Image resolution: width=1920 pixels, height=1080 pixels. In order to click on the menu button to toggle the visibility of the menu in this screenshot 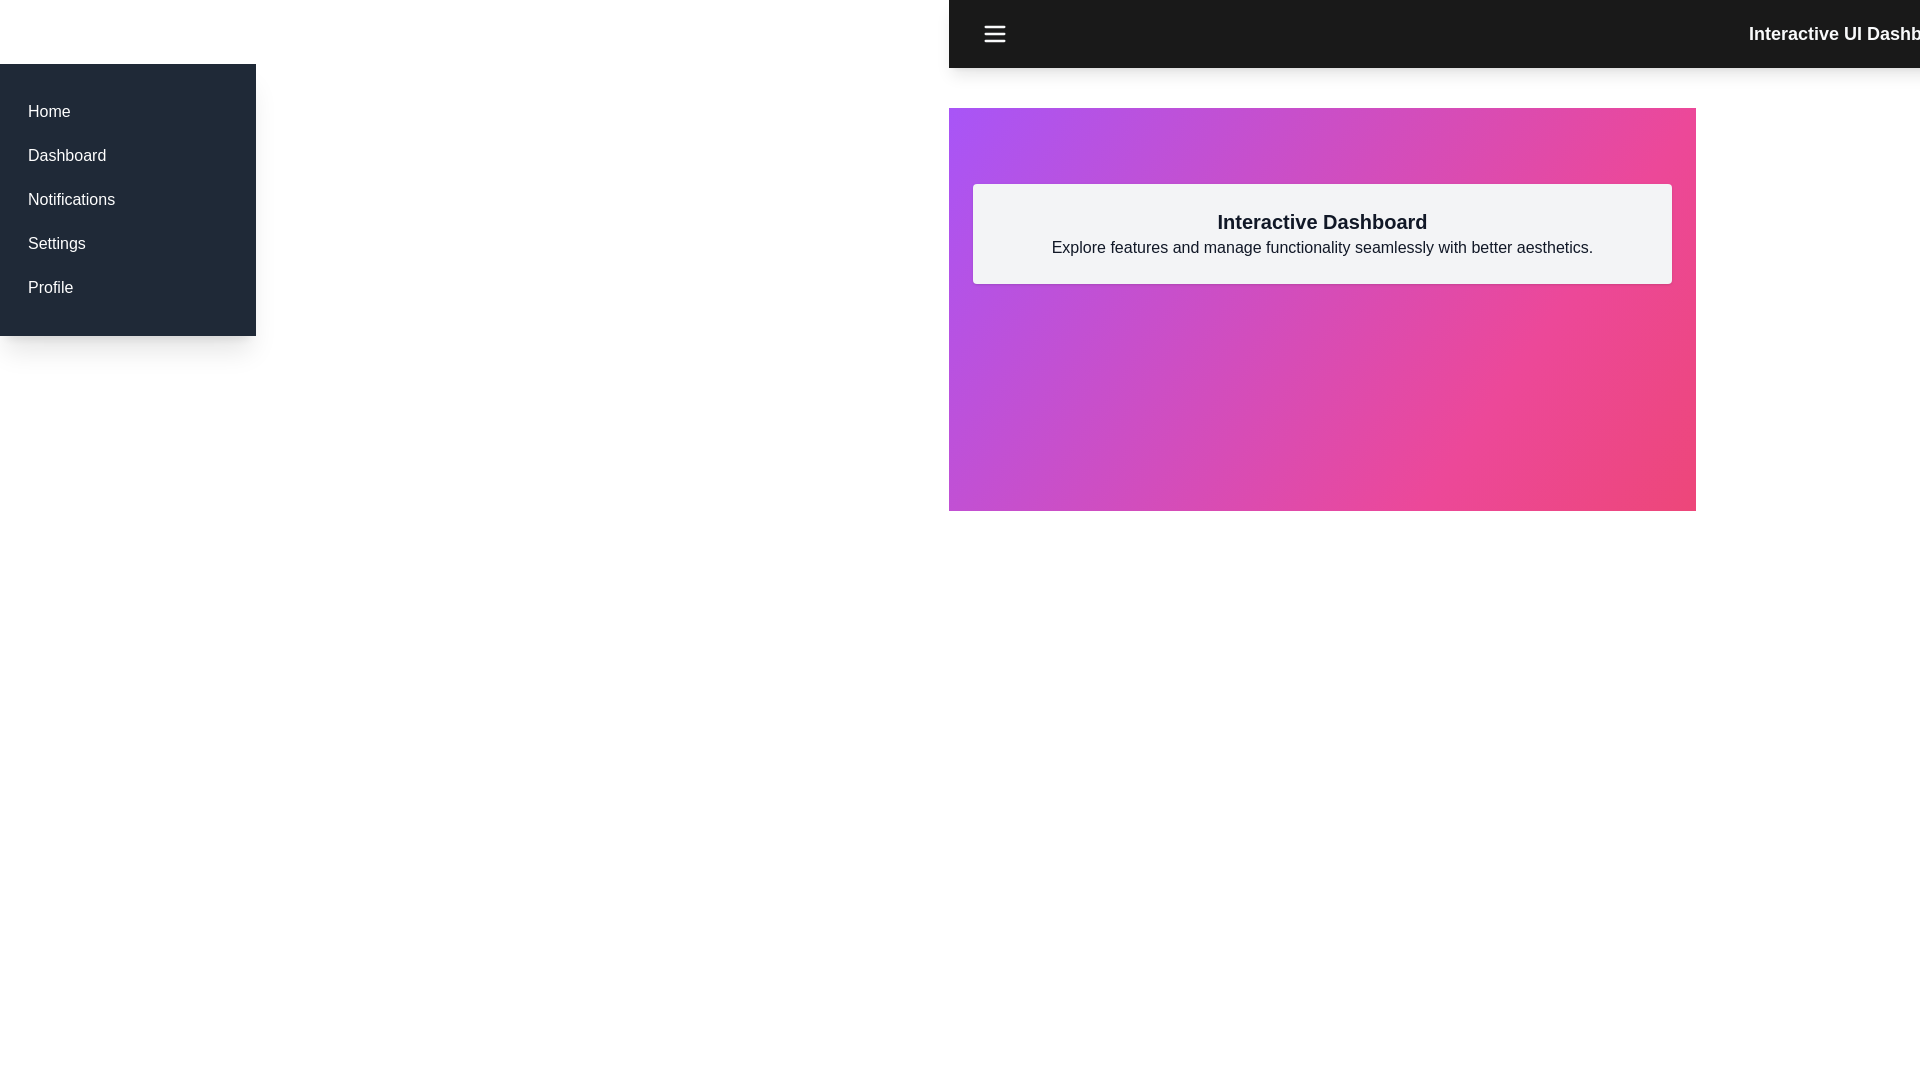, I will do `click(994, 34)`.